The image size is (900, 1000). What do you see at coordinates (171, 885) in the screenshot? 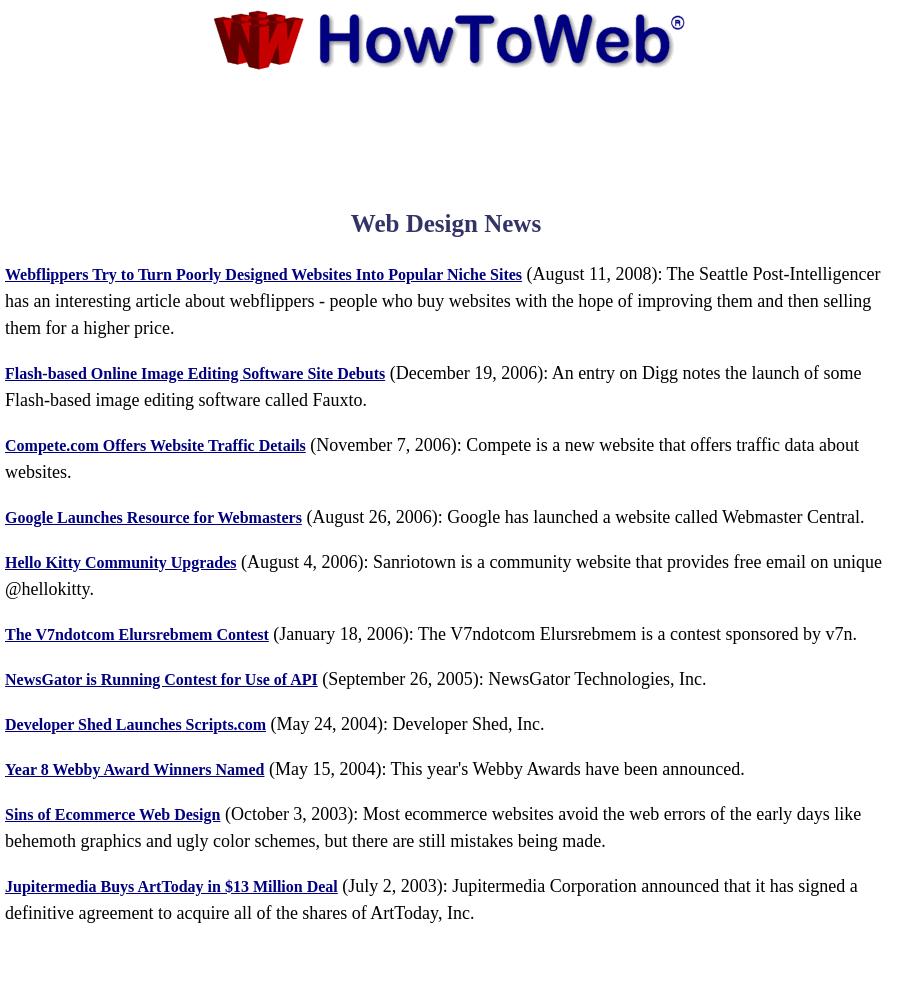
I see `'Jupitermedia Buys ArtToday in $13 Million Deal'` at bounding box center [171, 885].